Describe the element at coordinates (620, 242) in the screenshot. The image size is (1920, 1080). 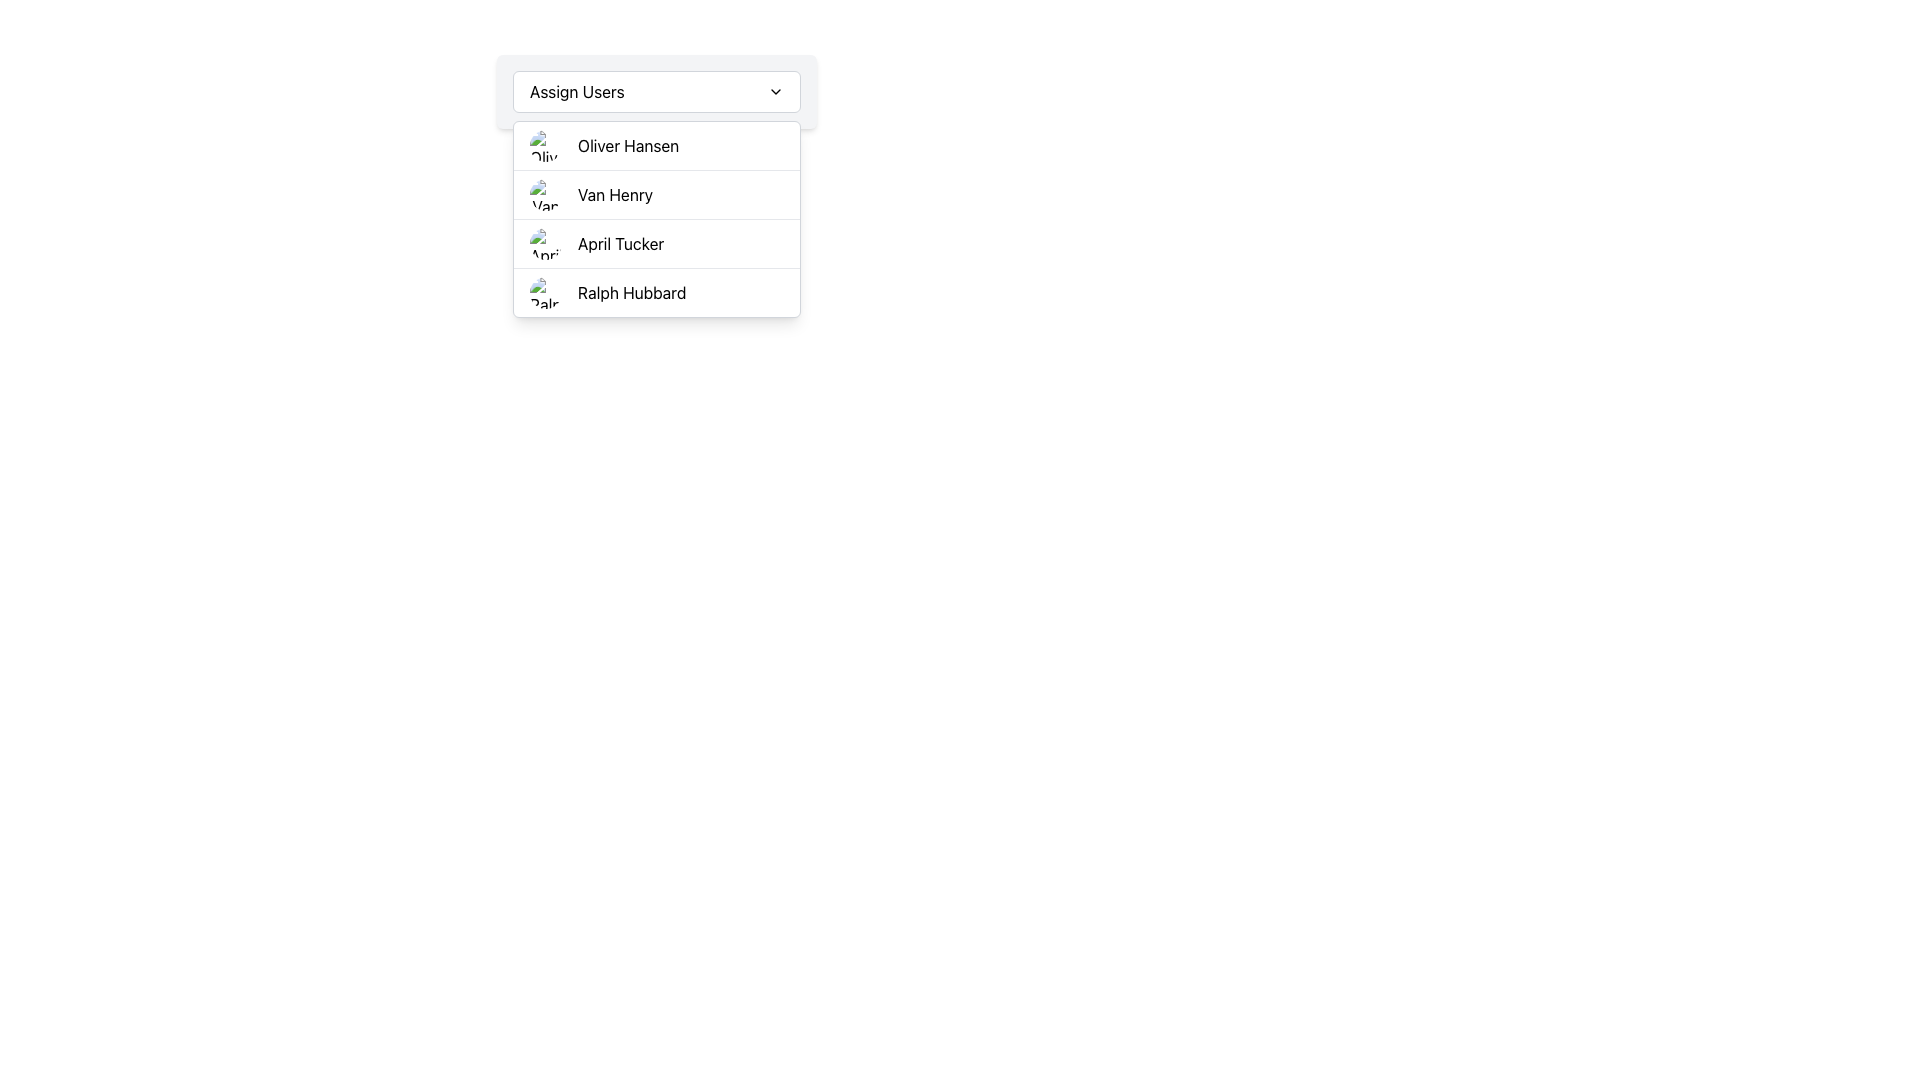
I see `to select the list item labeled 'April Tucker' in the dropdown, which is styled in standard sans-serif font and positioned in the third row, between 'Van Henry' and 'Ralph Hubbard'` at that location.